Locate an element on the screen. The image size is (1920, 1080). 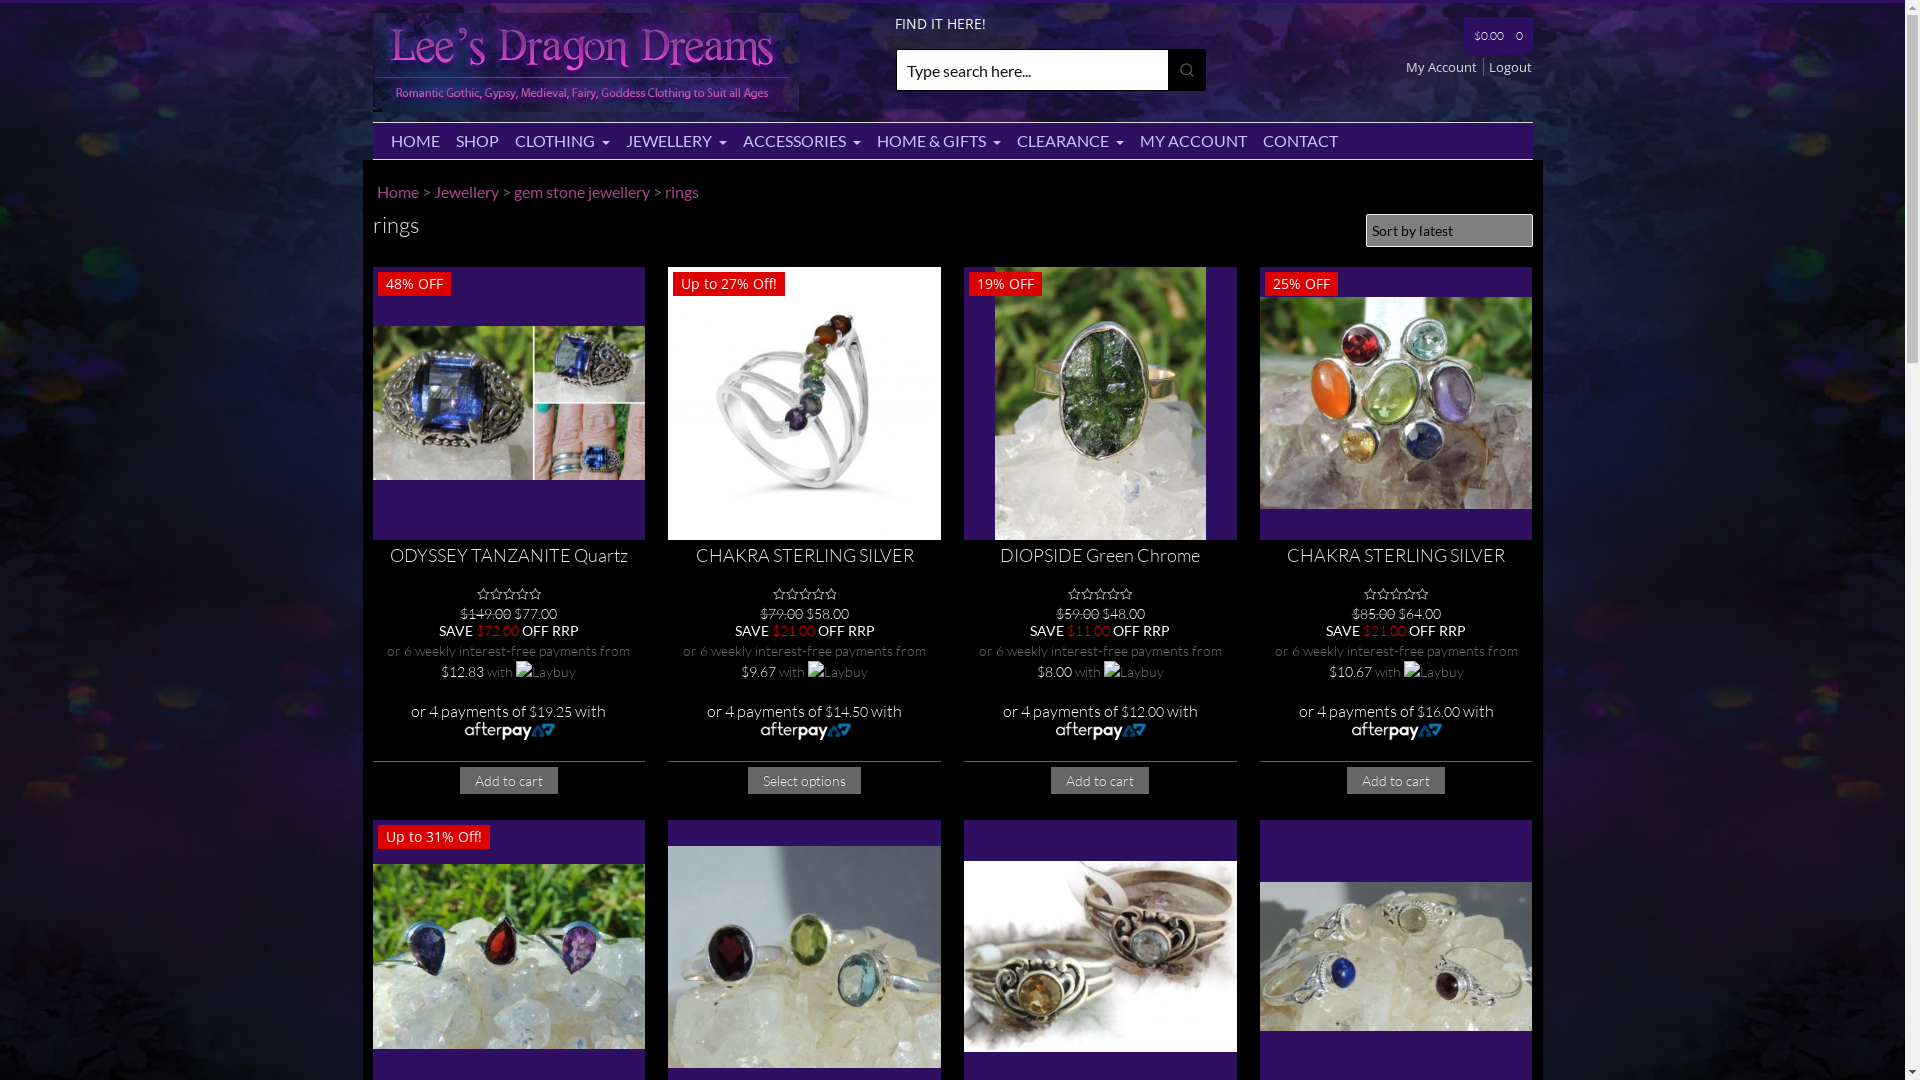
'CONTACT' is located at coordinates (1299, 140).